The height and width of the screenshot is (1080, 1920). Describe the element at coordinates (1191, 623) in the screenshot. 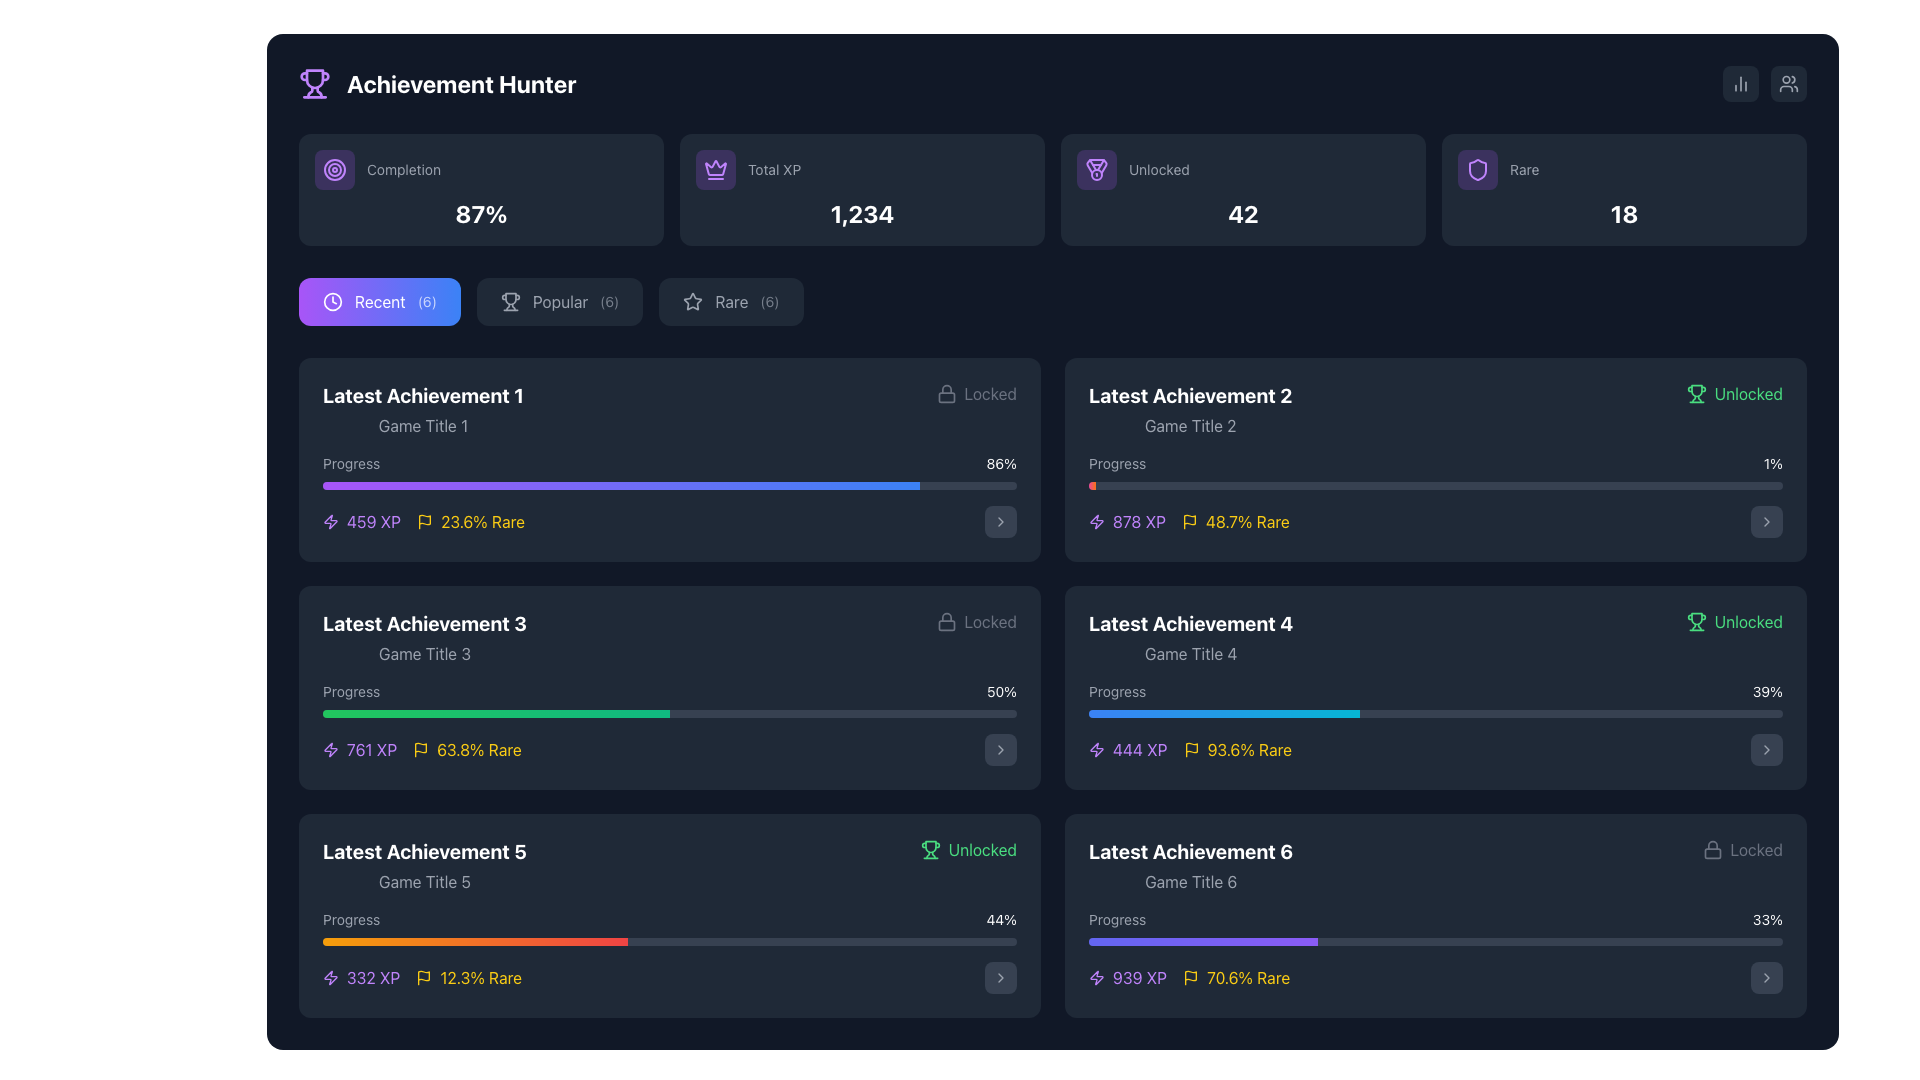

I see `the text label identifying the fourth achievement entry in the 'Latest Achievements' section` at that location.